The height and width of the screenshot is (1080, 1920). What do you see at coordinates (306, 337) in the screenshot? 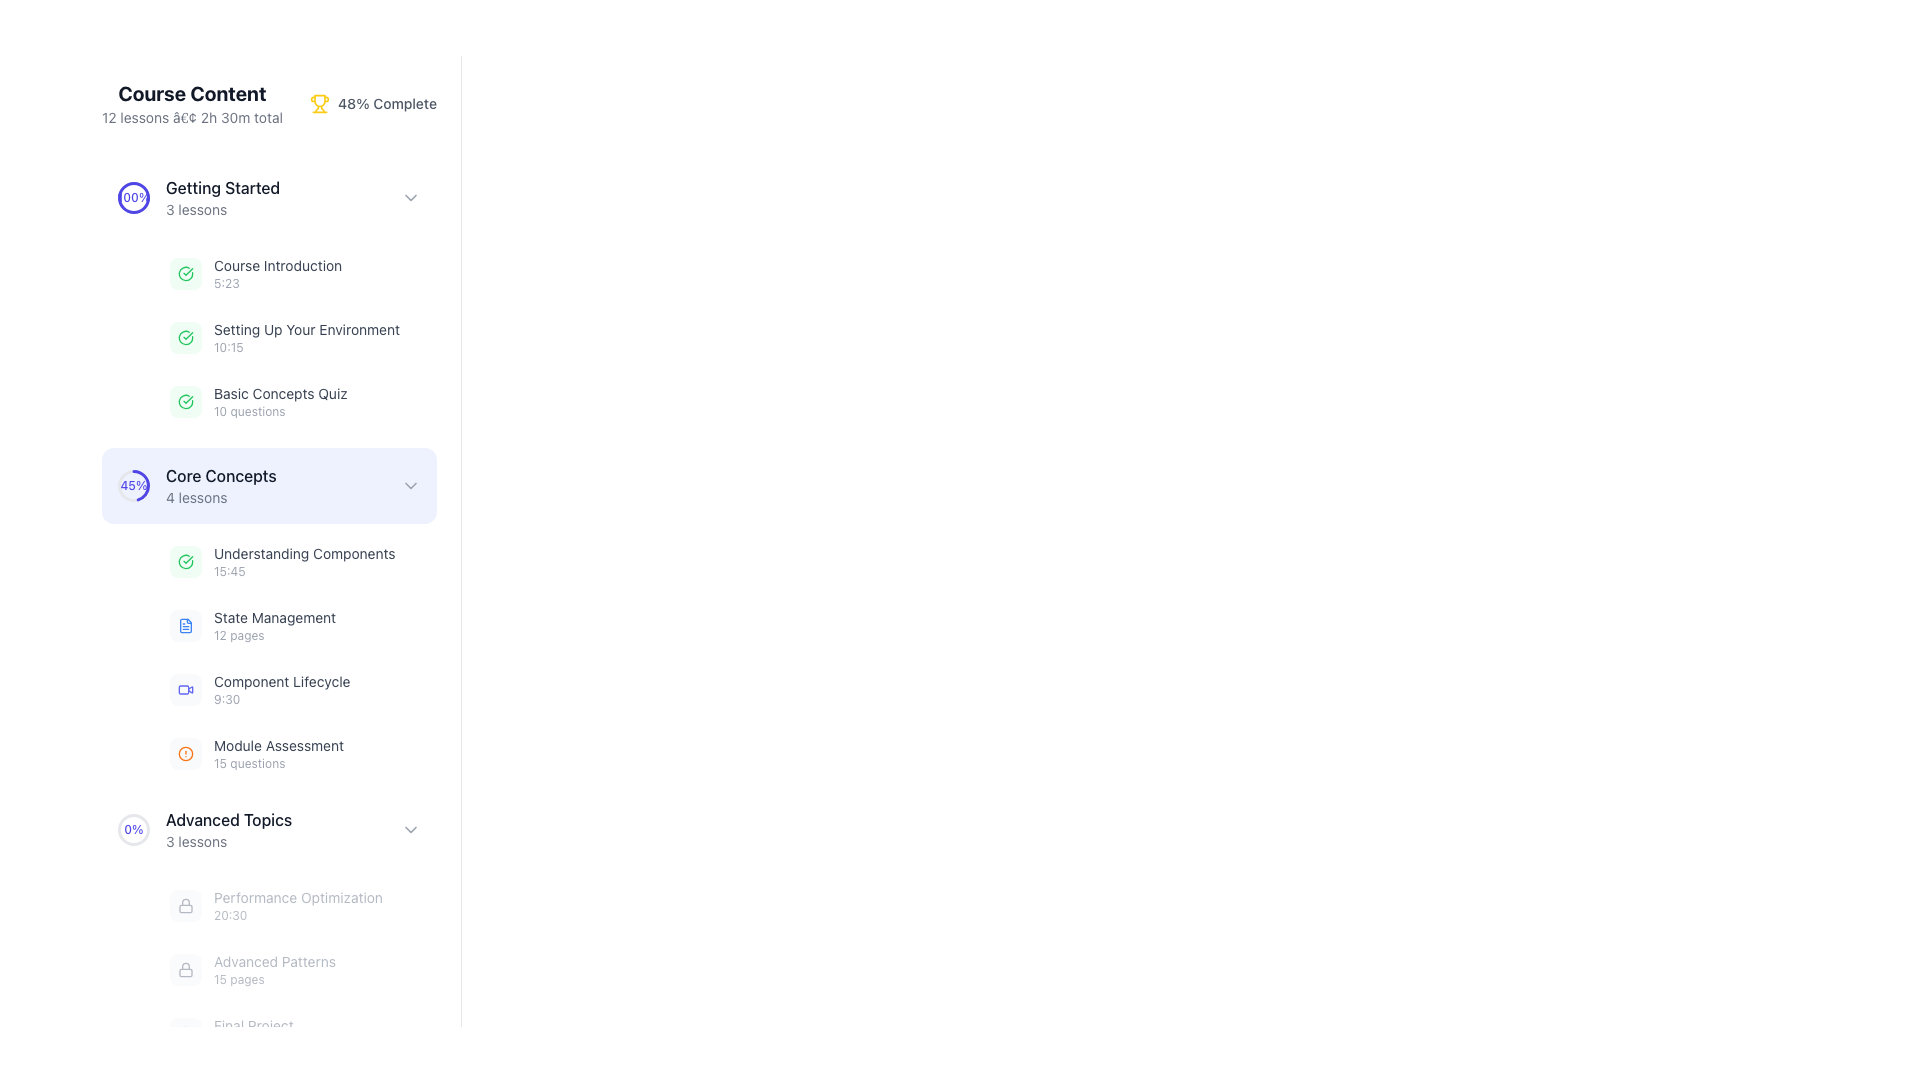
I see `the second list item under the 'Getting Started' section` at bounding box center [306, 337].